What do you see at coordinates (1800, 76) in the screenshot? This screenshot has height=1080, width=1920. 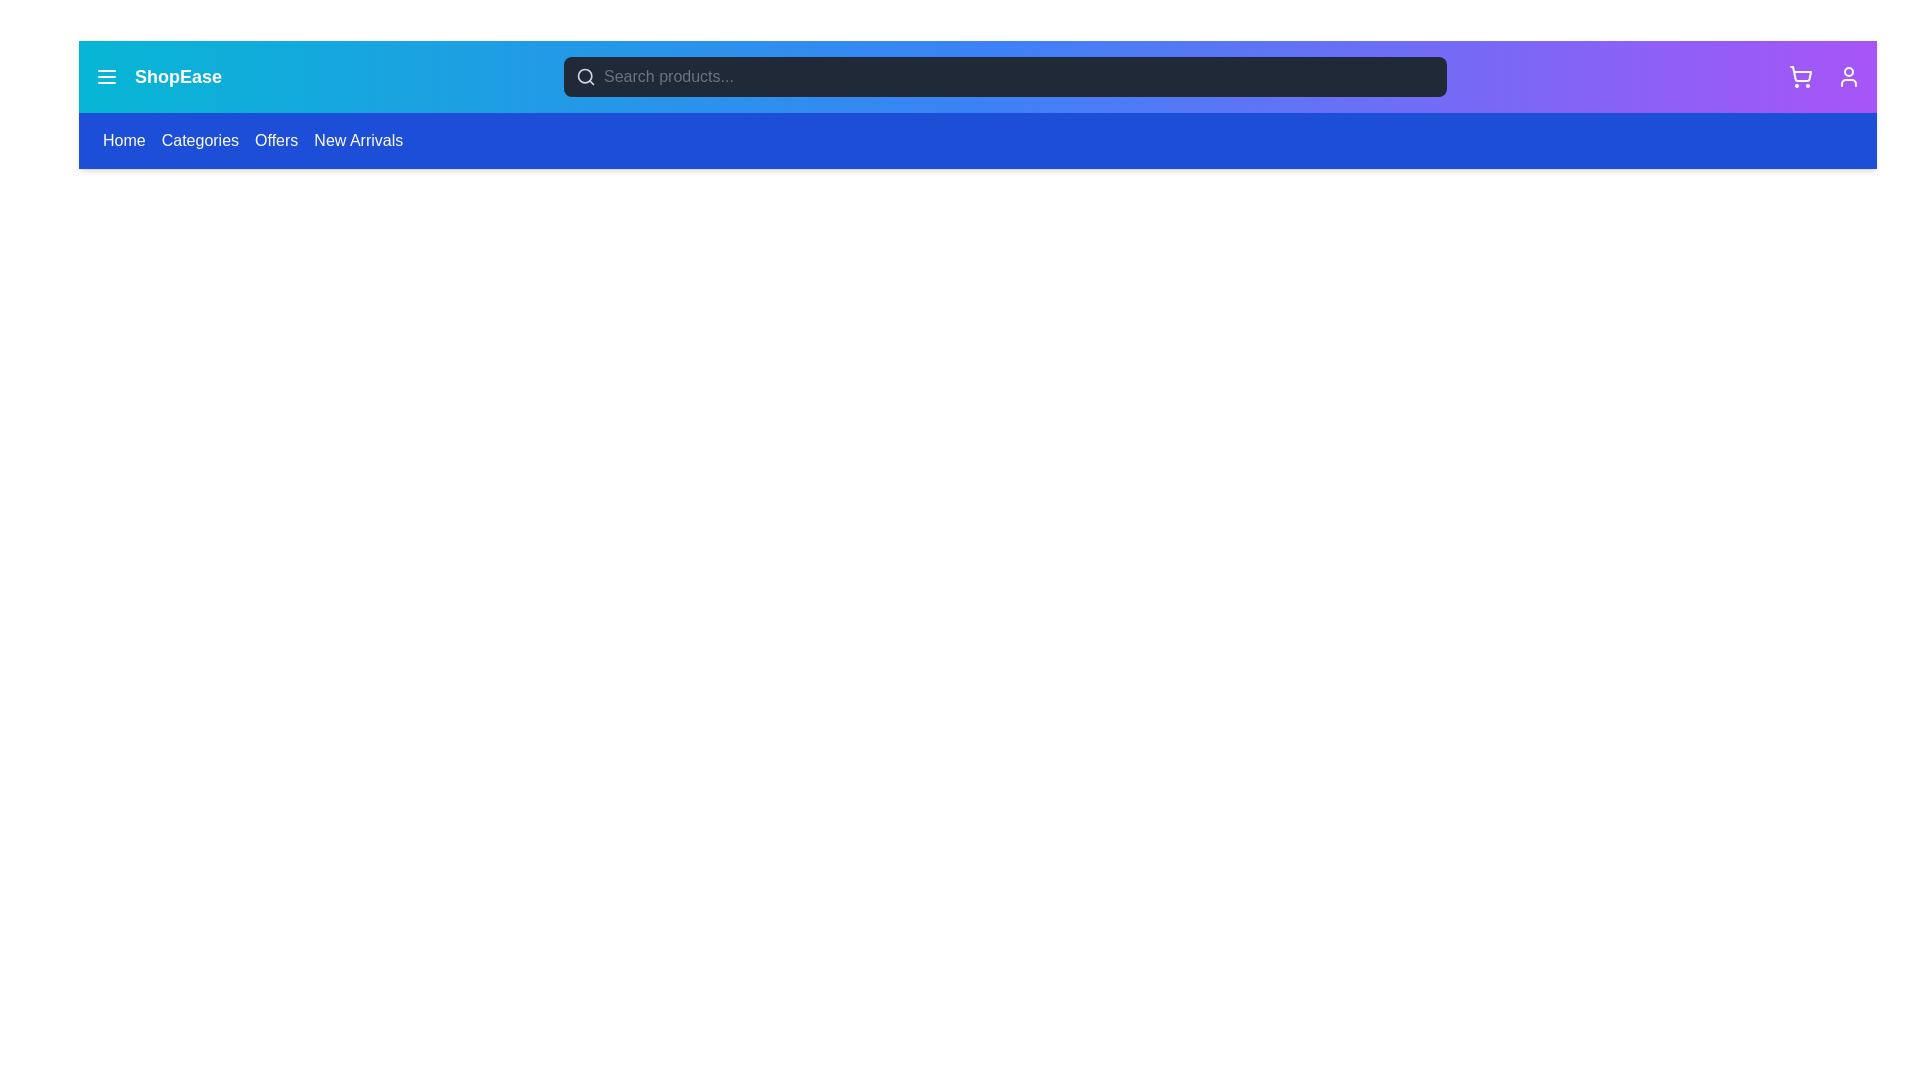 I see `the shopping cart icon located at the top-right of the application interface` at bounding box center [1800, 76].